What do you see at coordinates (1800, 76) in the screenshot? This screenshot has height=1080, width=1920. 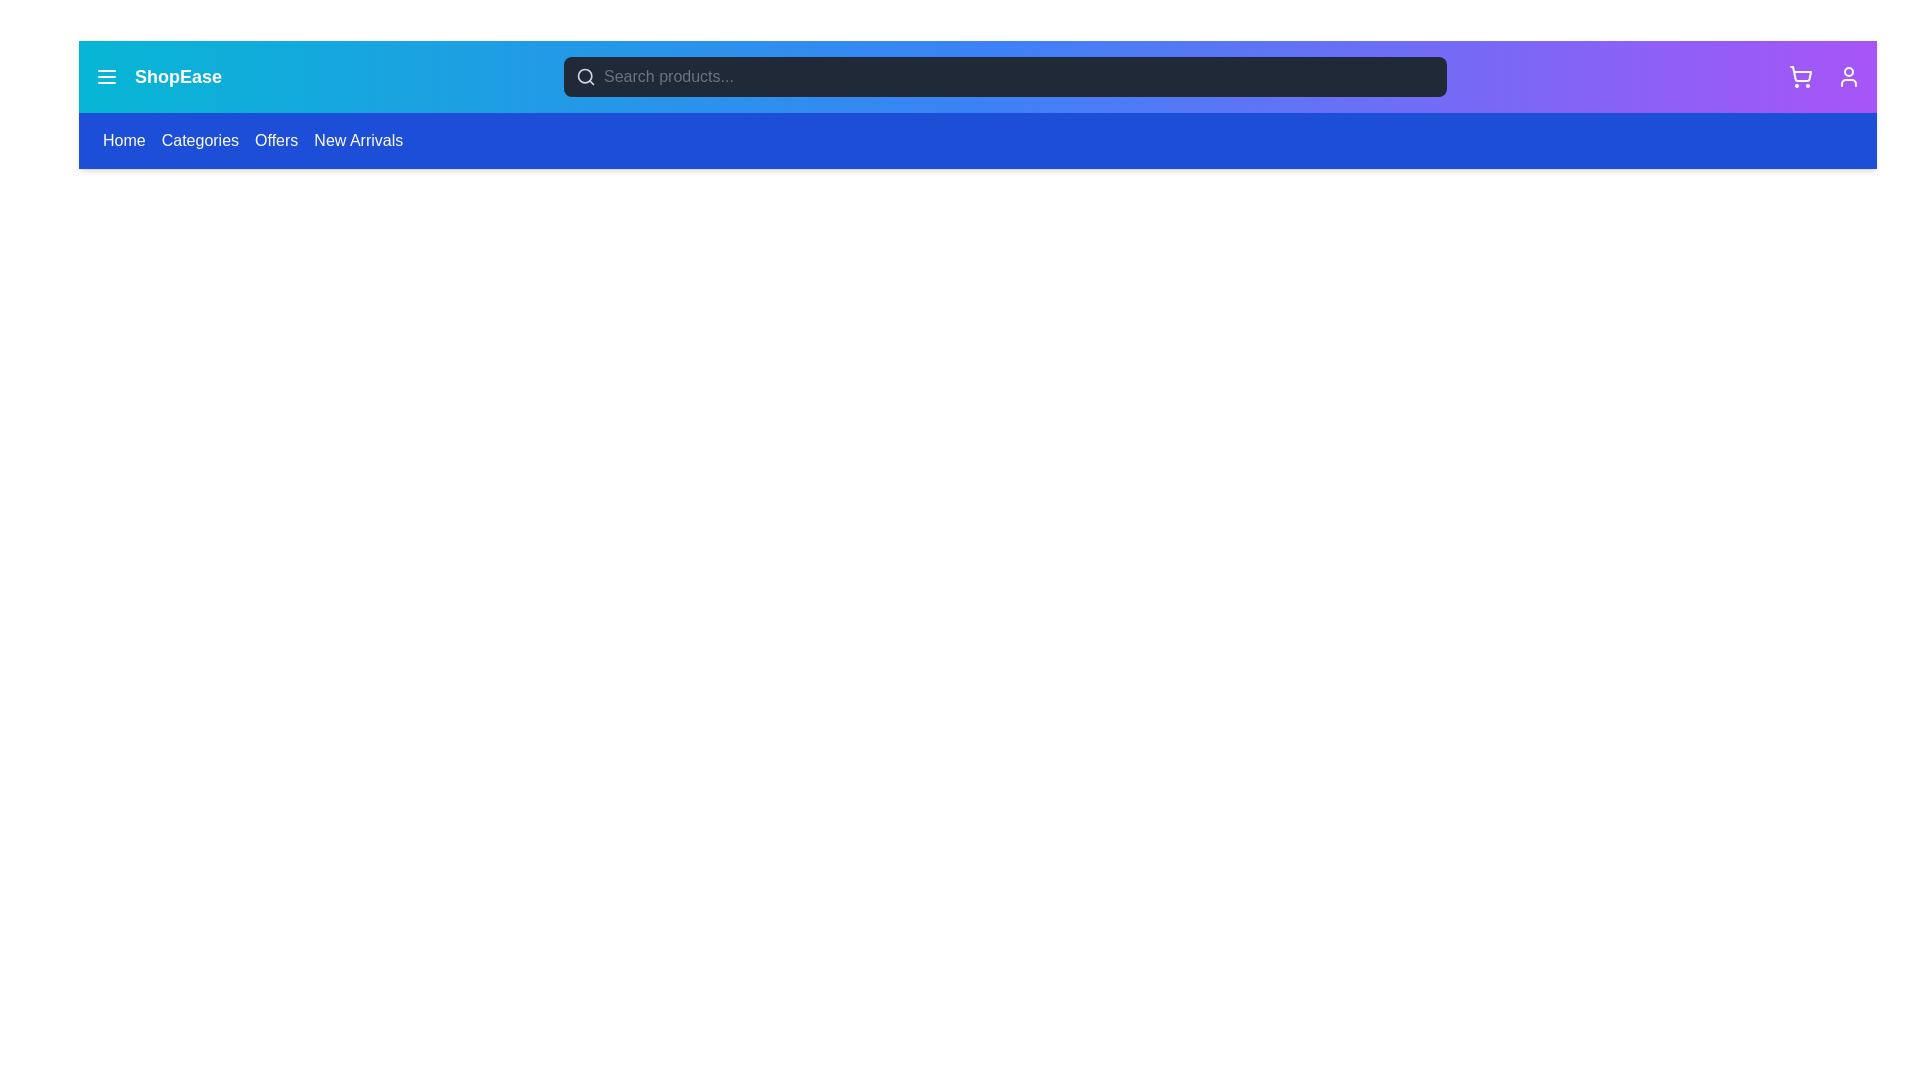 I see `the shopping cart icon located at the top-right of the application interface` at bounding box center [1800, 76].